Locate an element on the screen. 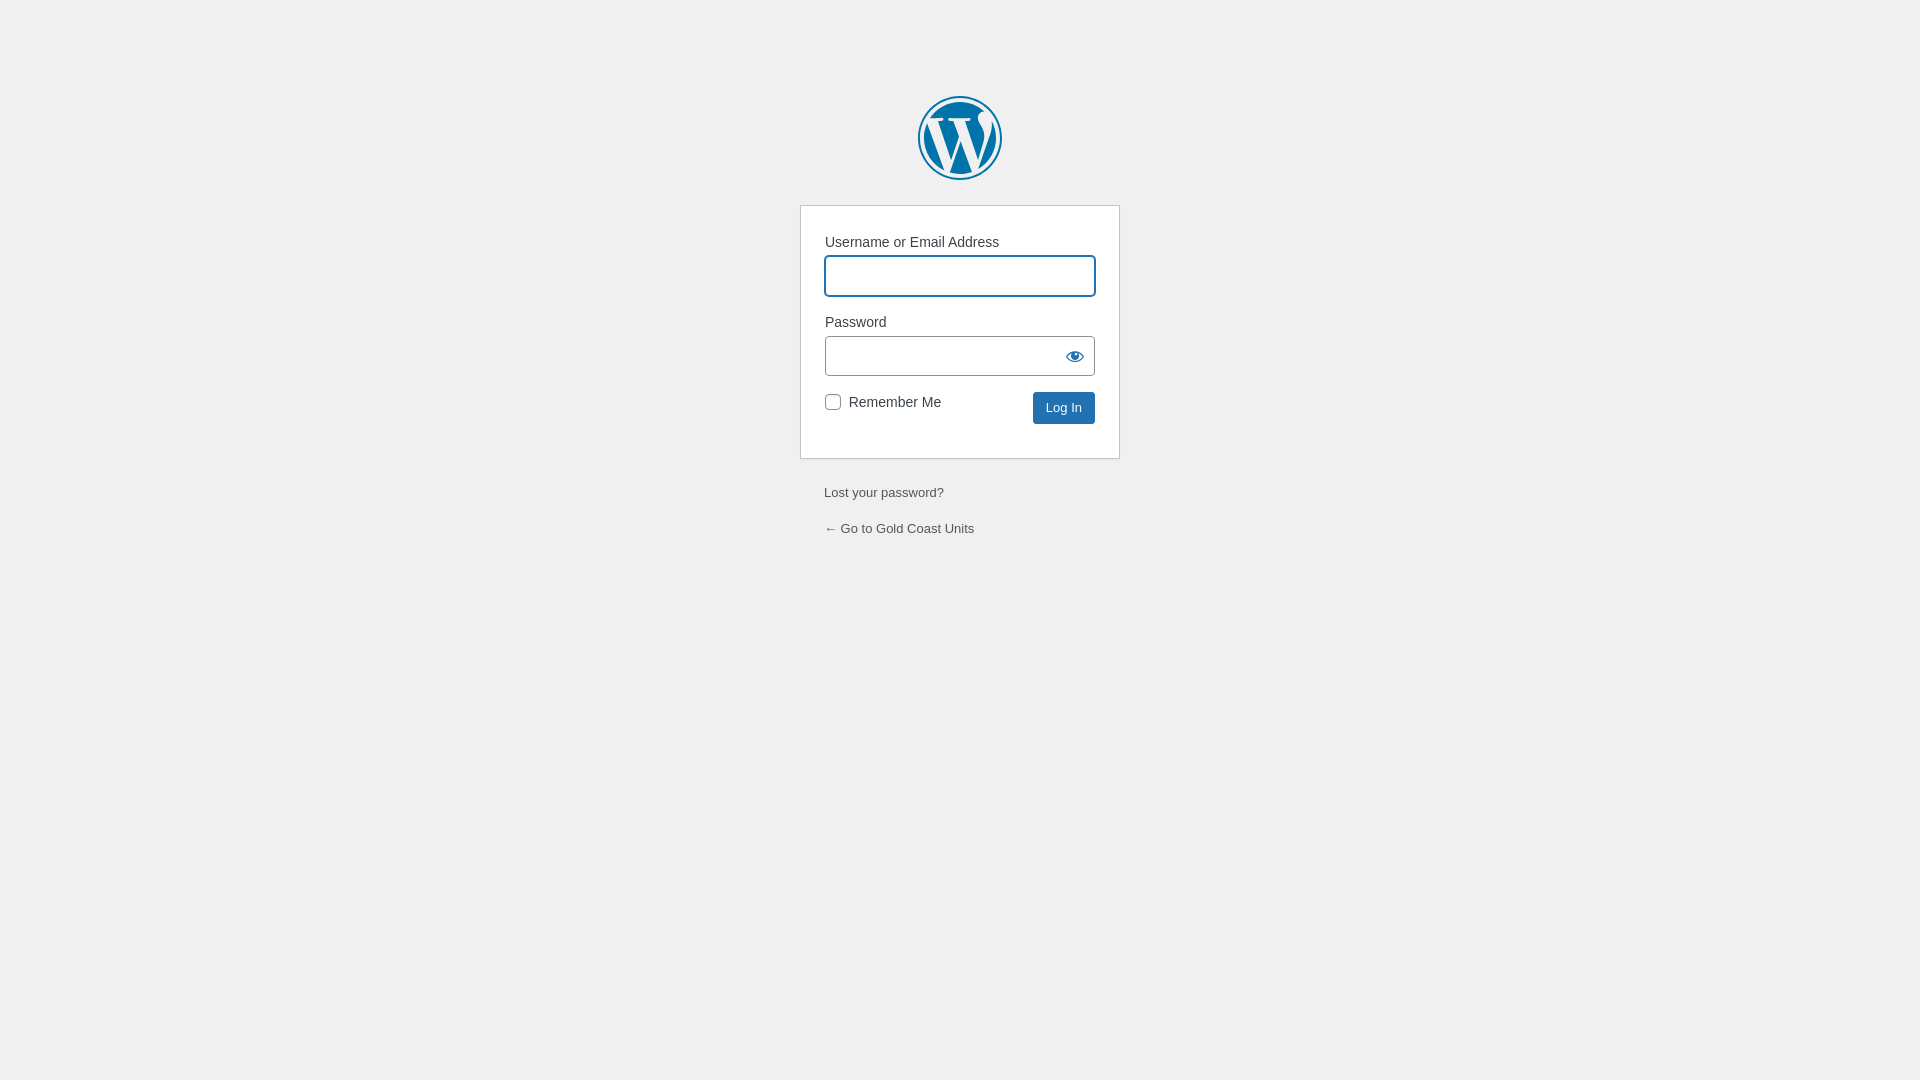 The height and width of the screenshot is (1080, 1920). 'Lost your password?' is located at coordinates (882, 492).